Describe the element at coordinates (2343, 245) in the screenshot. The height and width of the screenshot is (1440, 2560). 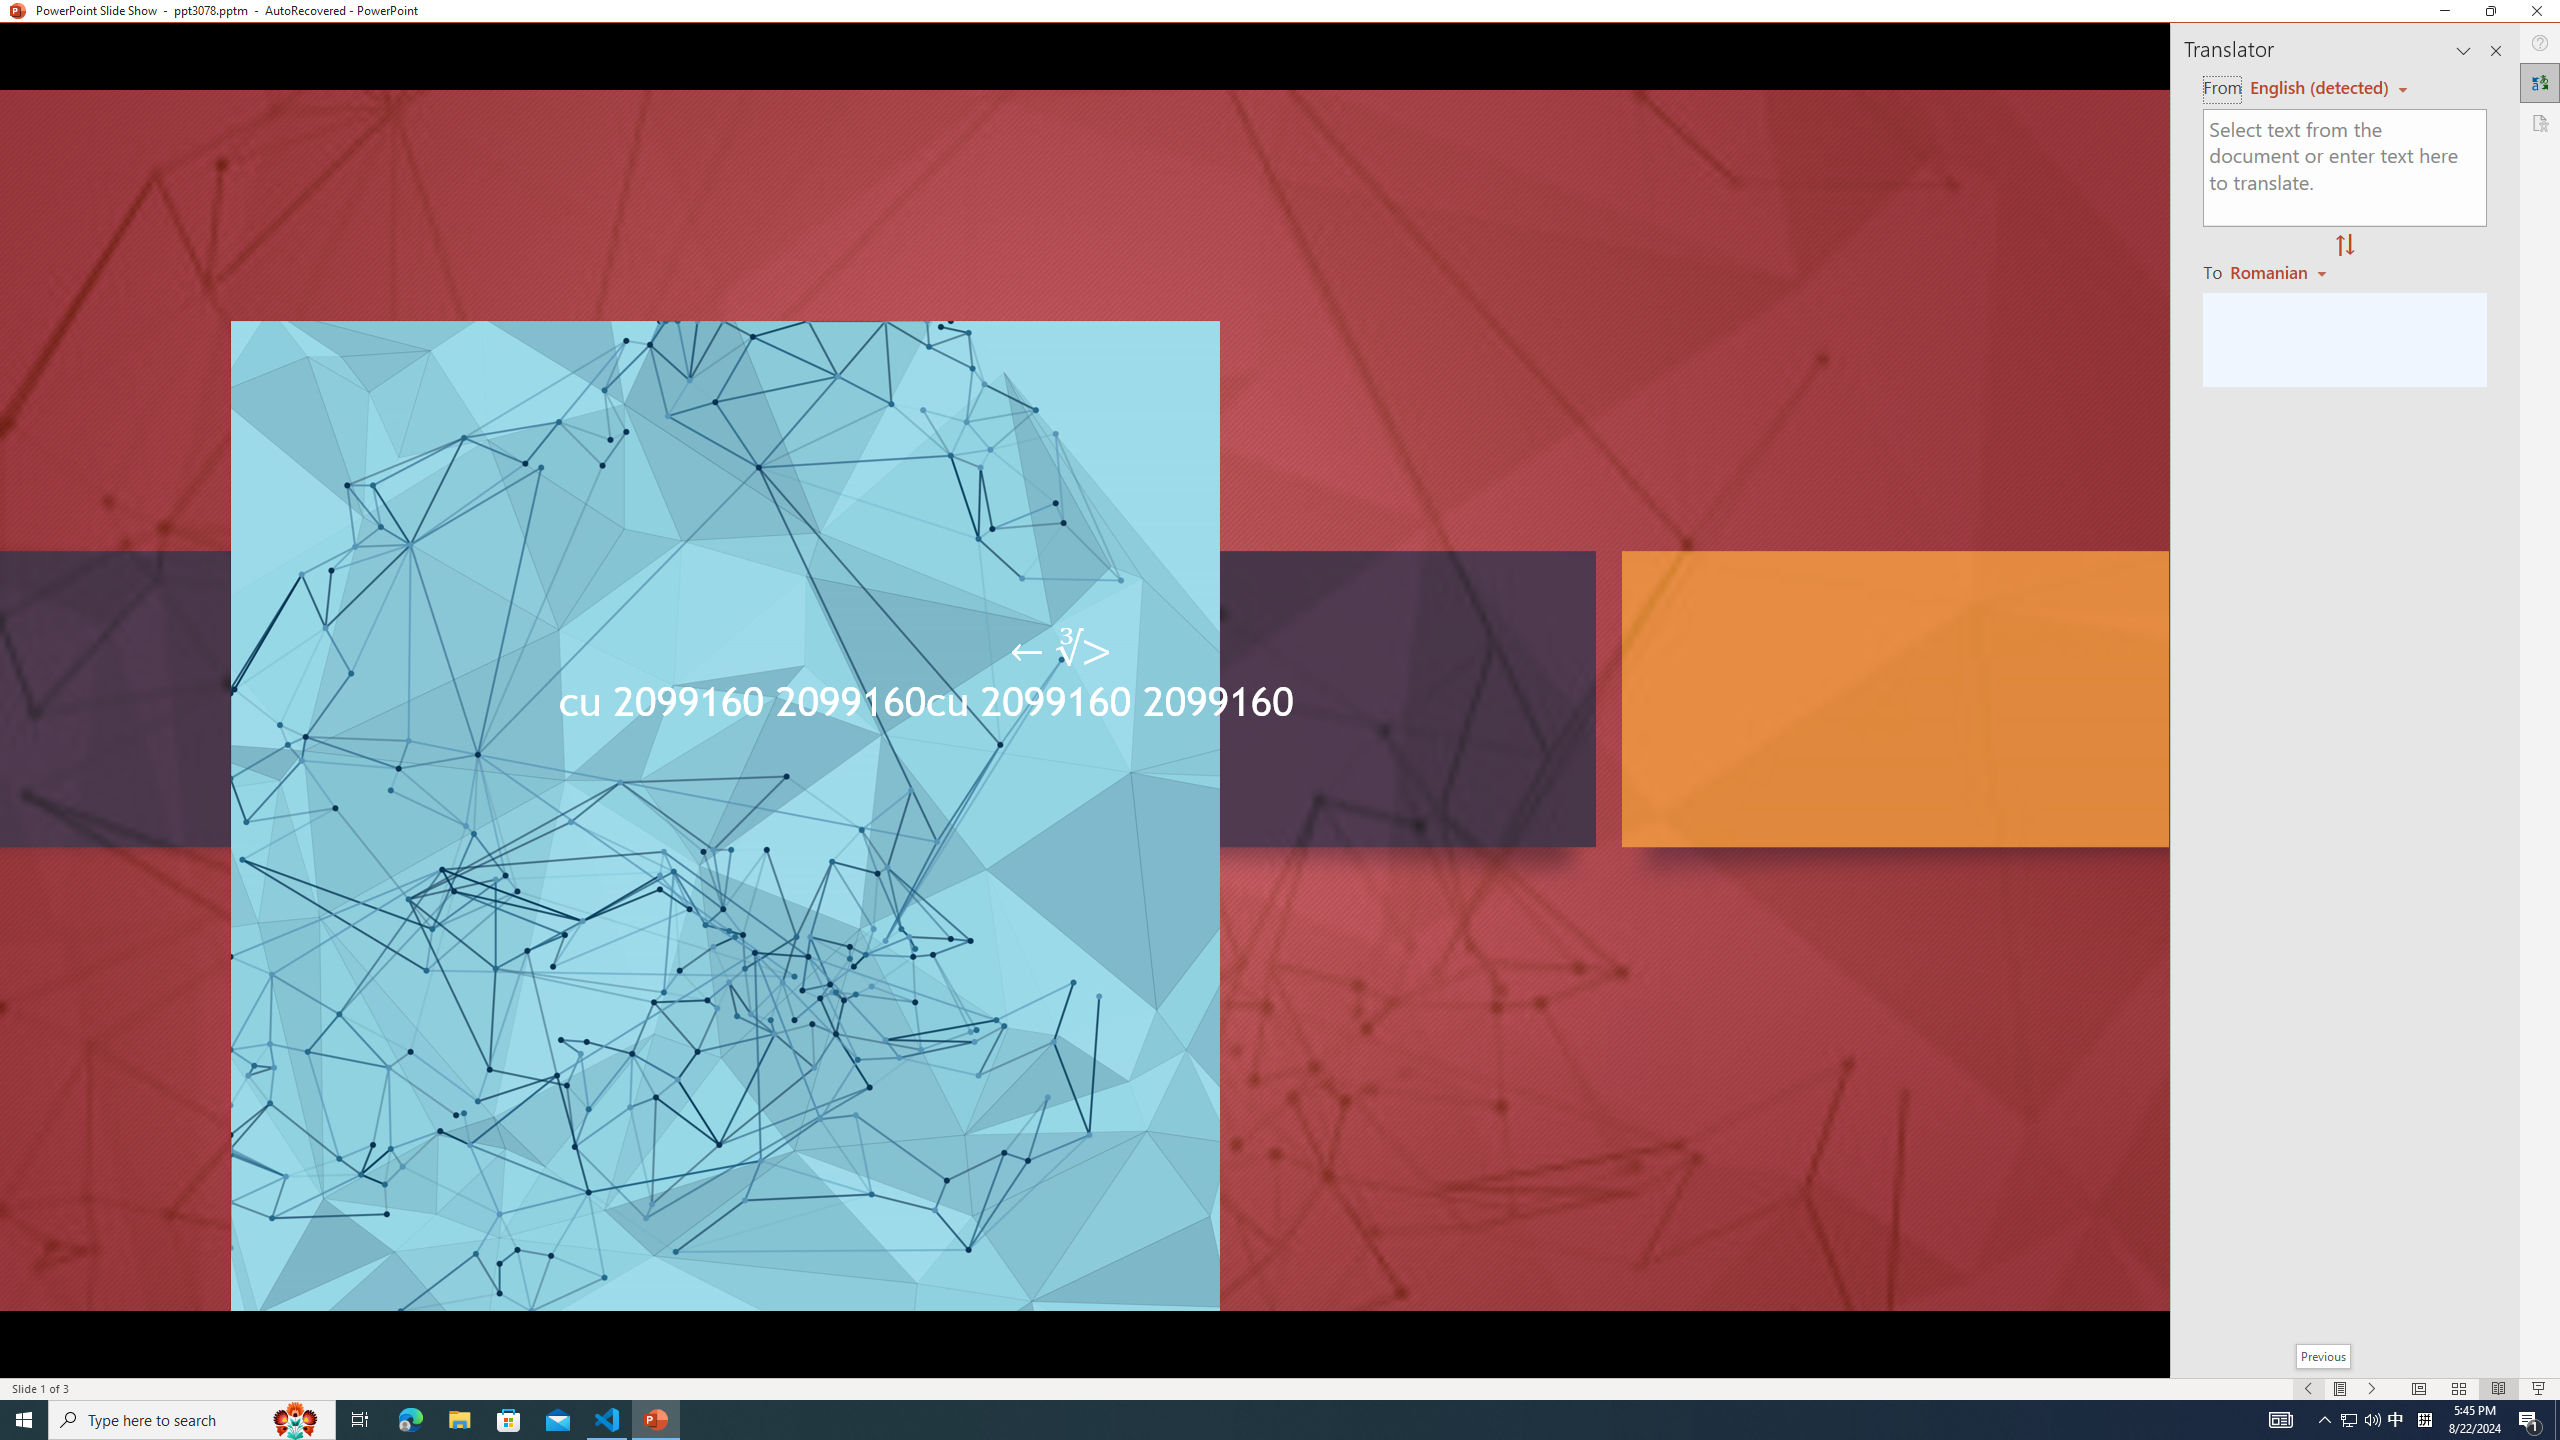
I see `'Swap "from" and "to" languages.'` at that location.